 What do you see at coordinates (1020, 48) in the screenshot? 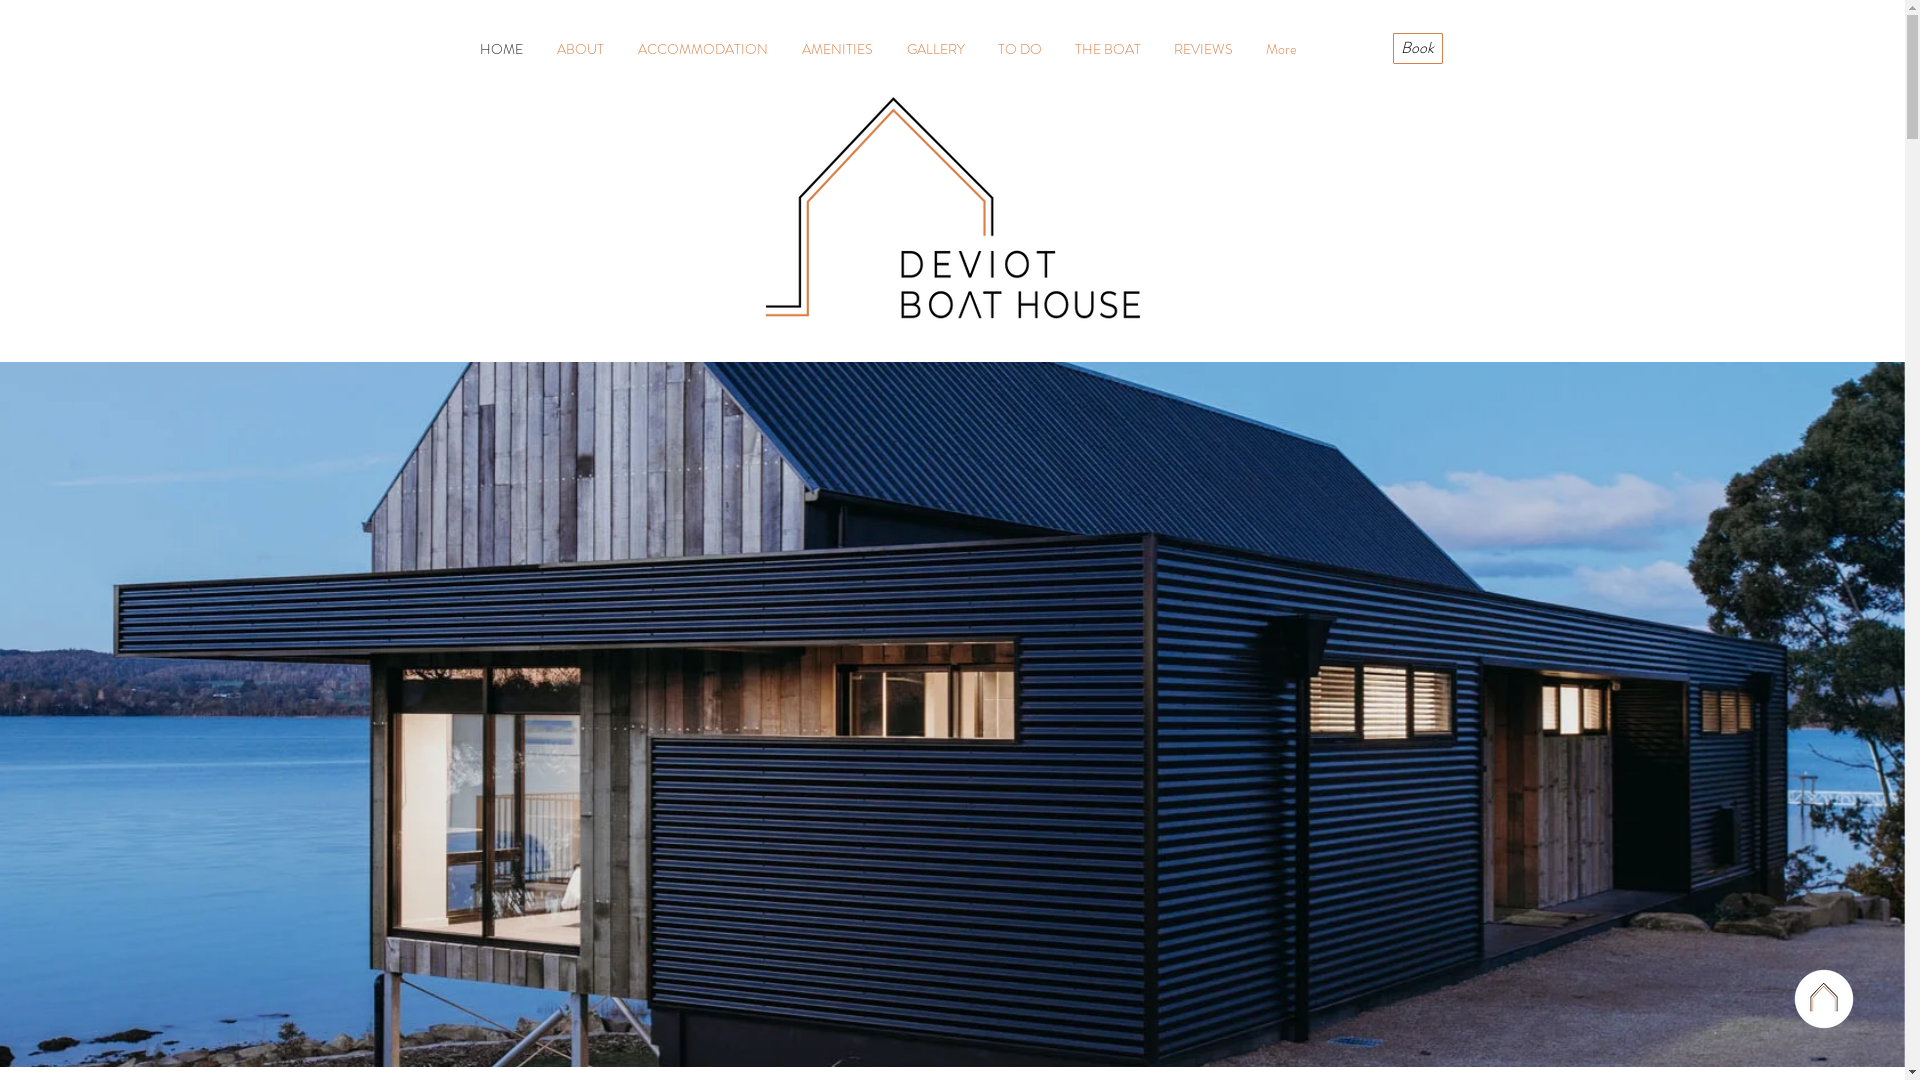
I see `'TO DO'` at bounding box center [1020, 48].